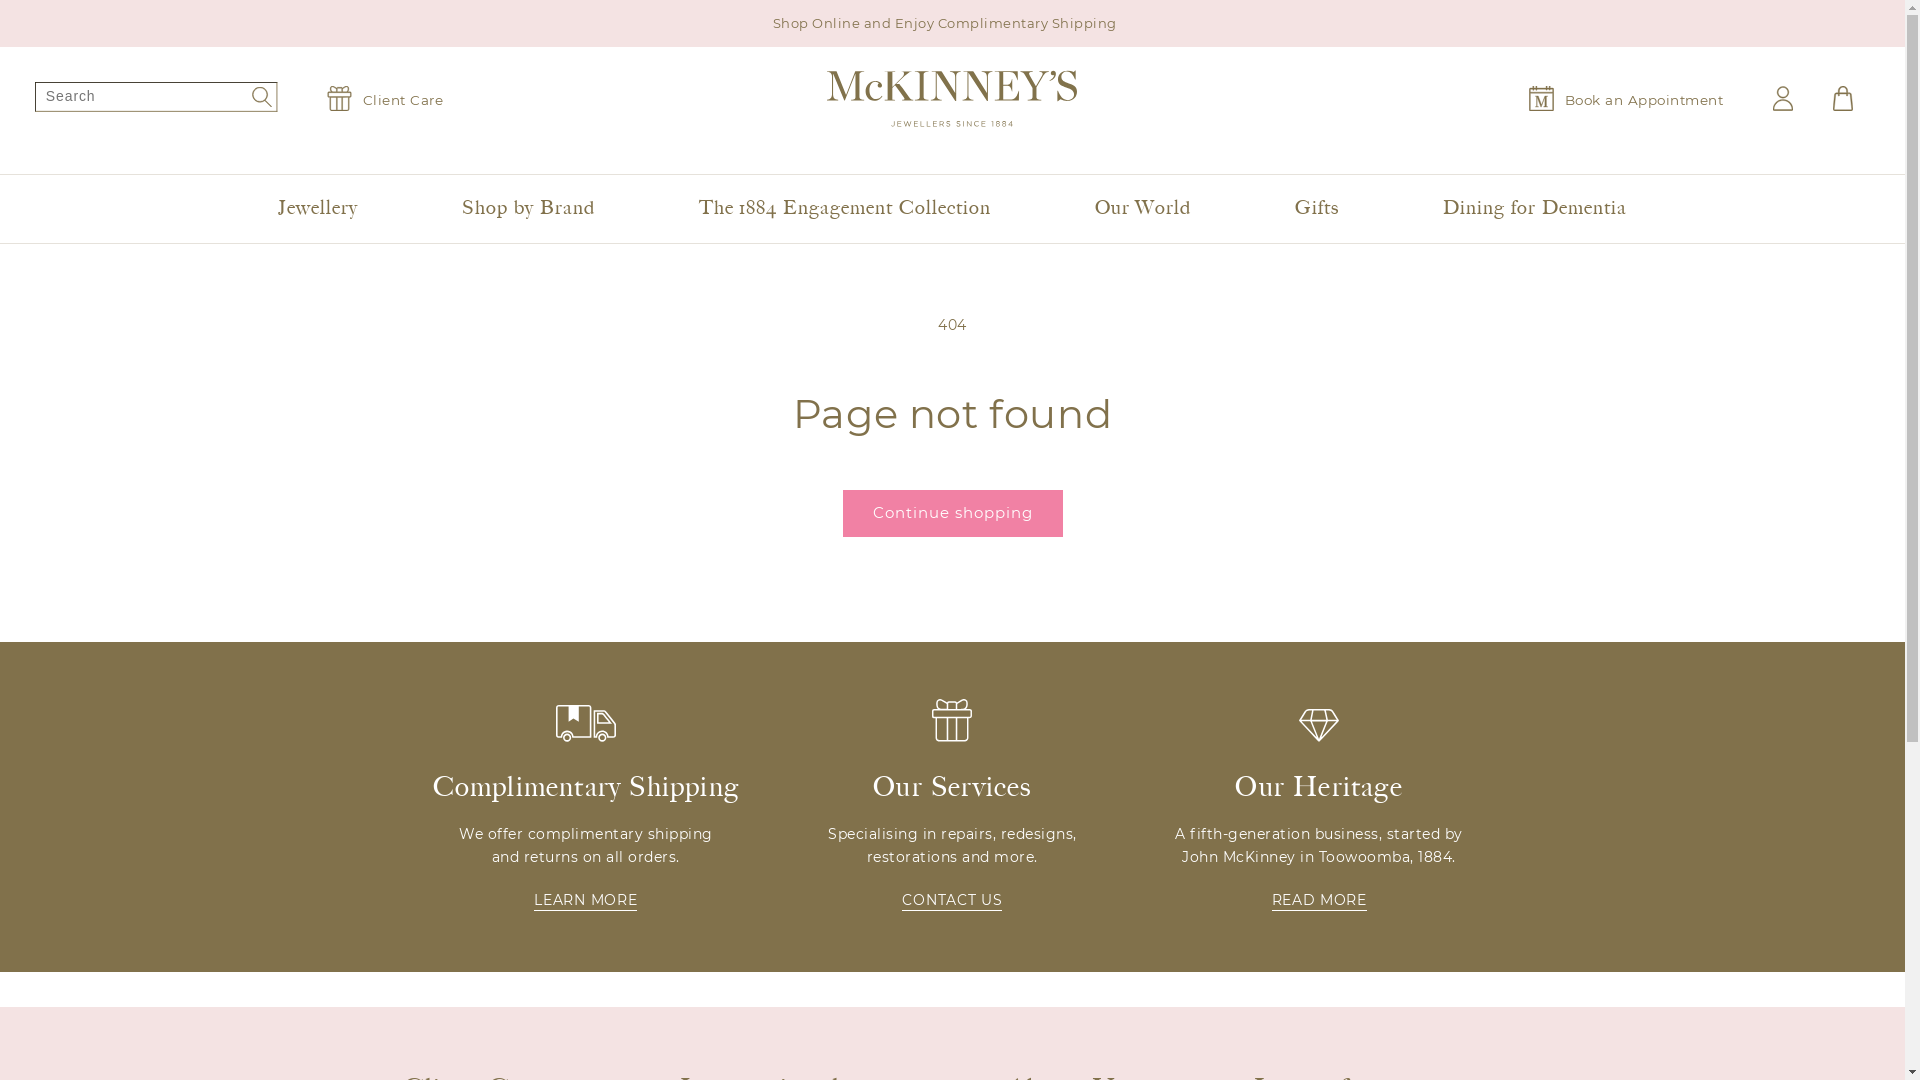 The height and width of the screenshot is (1080, 1920). Describe the element at coordinates (384, 98) in the screenshot. I see `'Client Care'` at that location.